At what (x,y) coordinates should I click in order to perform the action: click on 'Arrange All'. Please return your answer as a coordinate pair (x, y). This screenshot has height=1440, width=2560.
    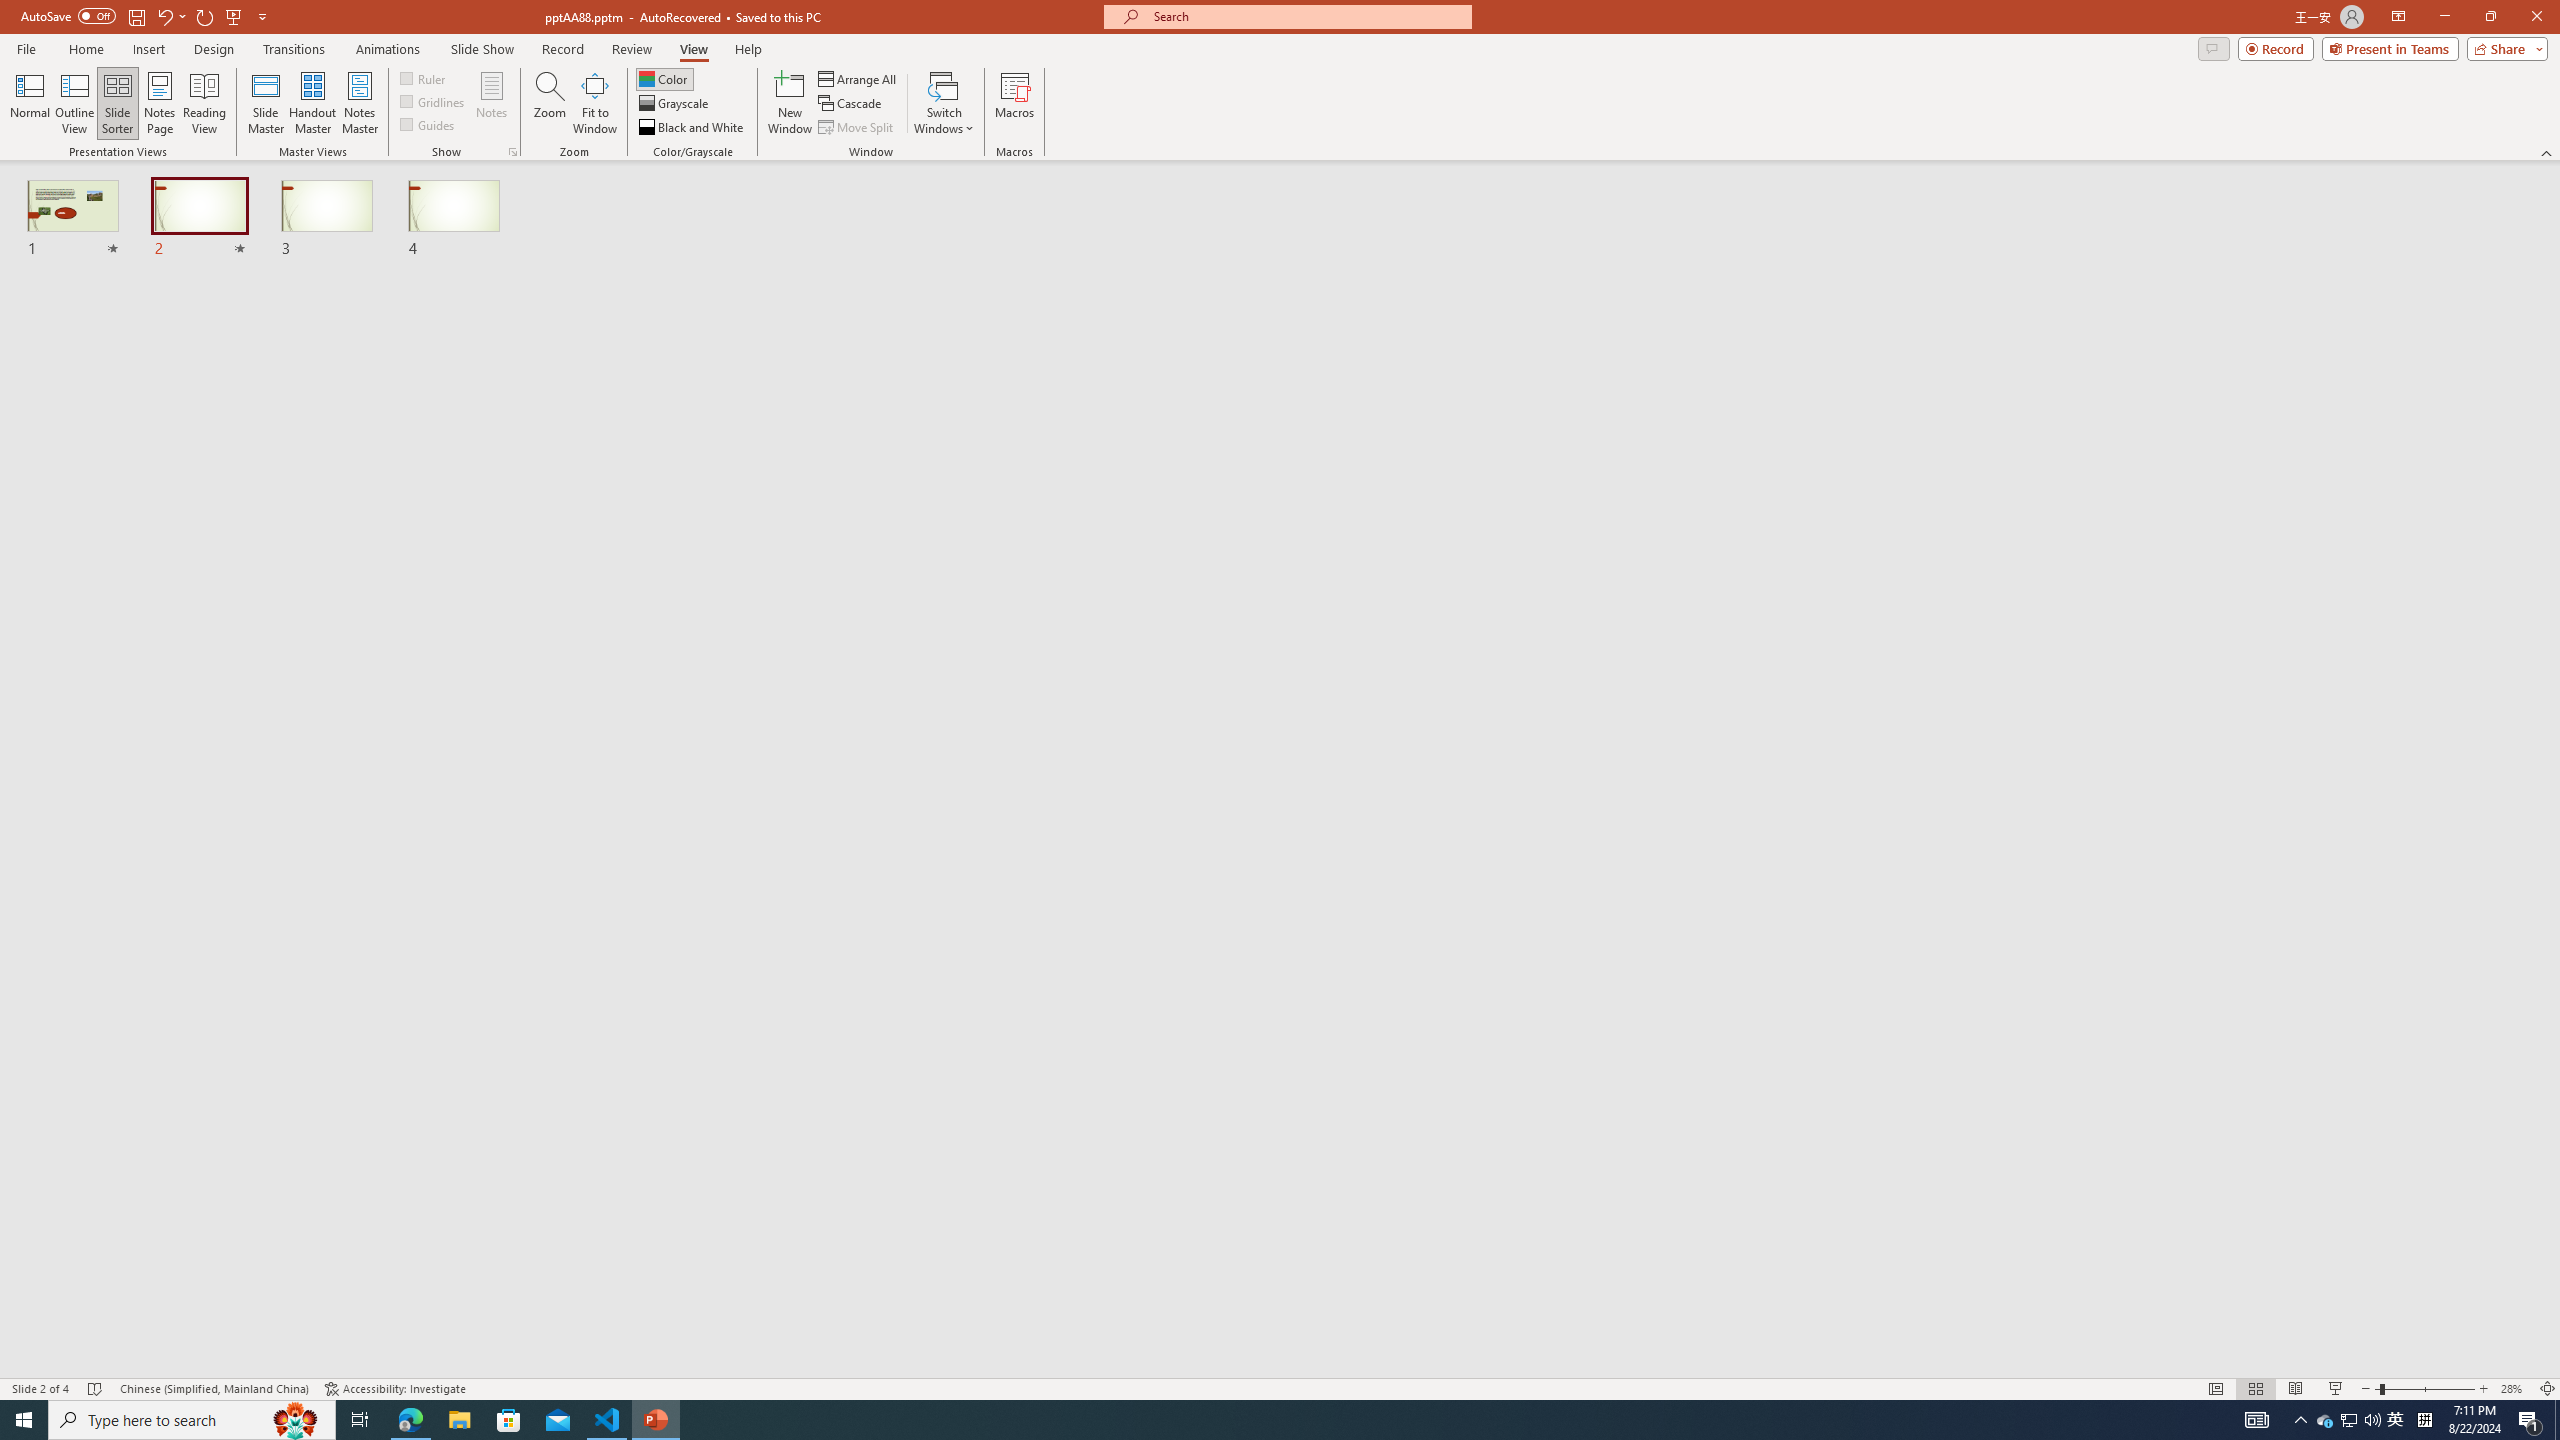
    Looking at the image, I should click on (857, 78).